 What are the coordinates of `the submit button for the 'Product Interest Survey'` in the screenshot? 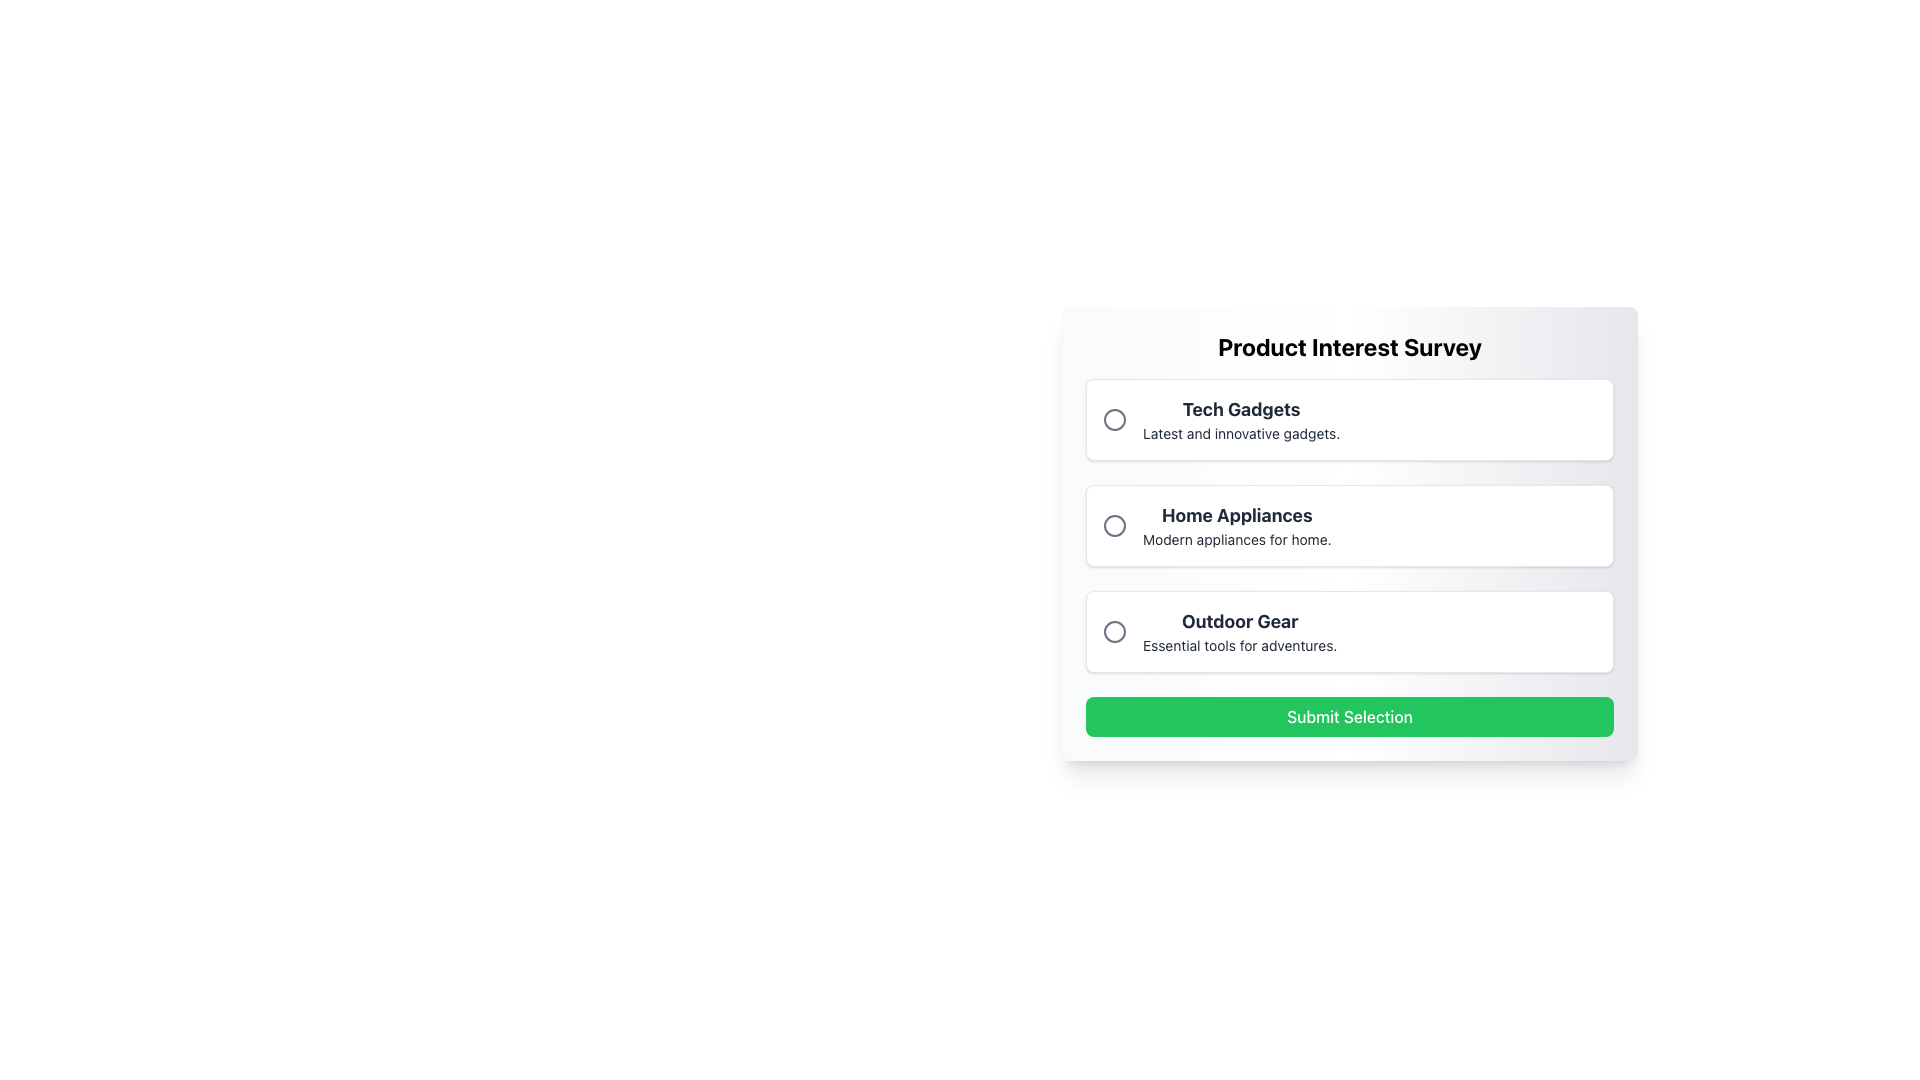 It's located at (1349, 716).